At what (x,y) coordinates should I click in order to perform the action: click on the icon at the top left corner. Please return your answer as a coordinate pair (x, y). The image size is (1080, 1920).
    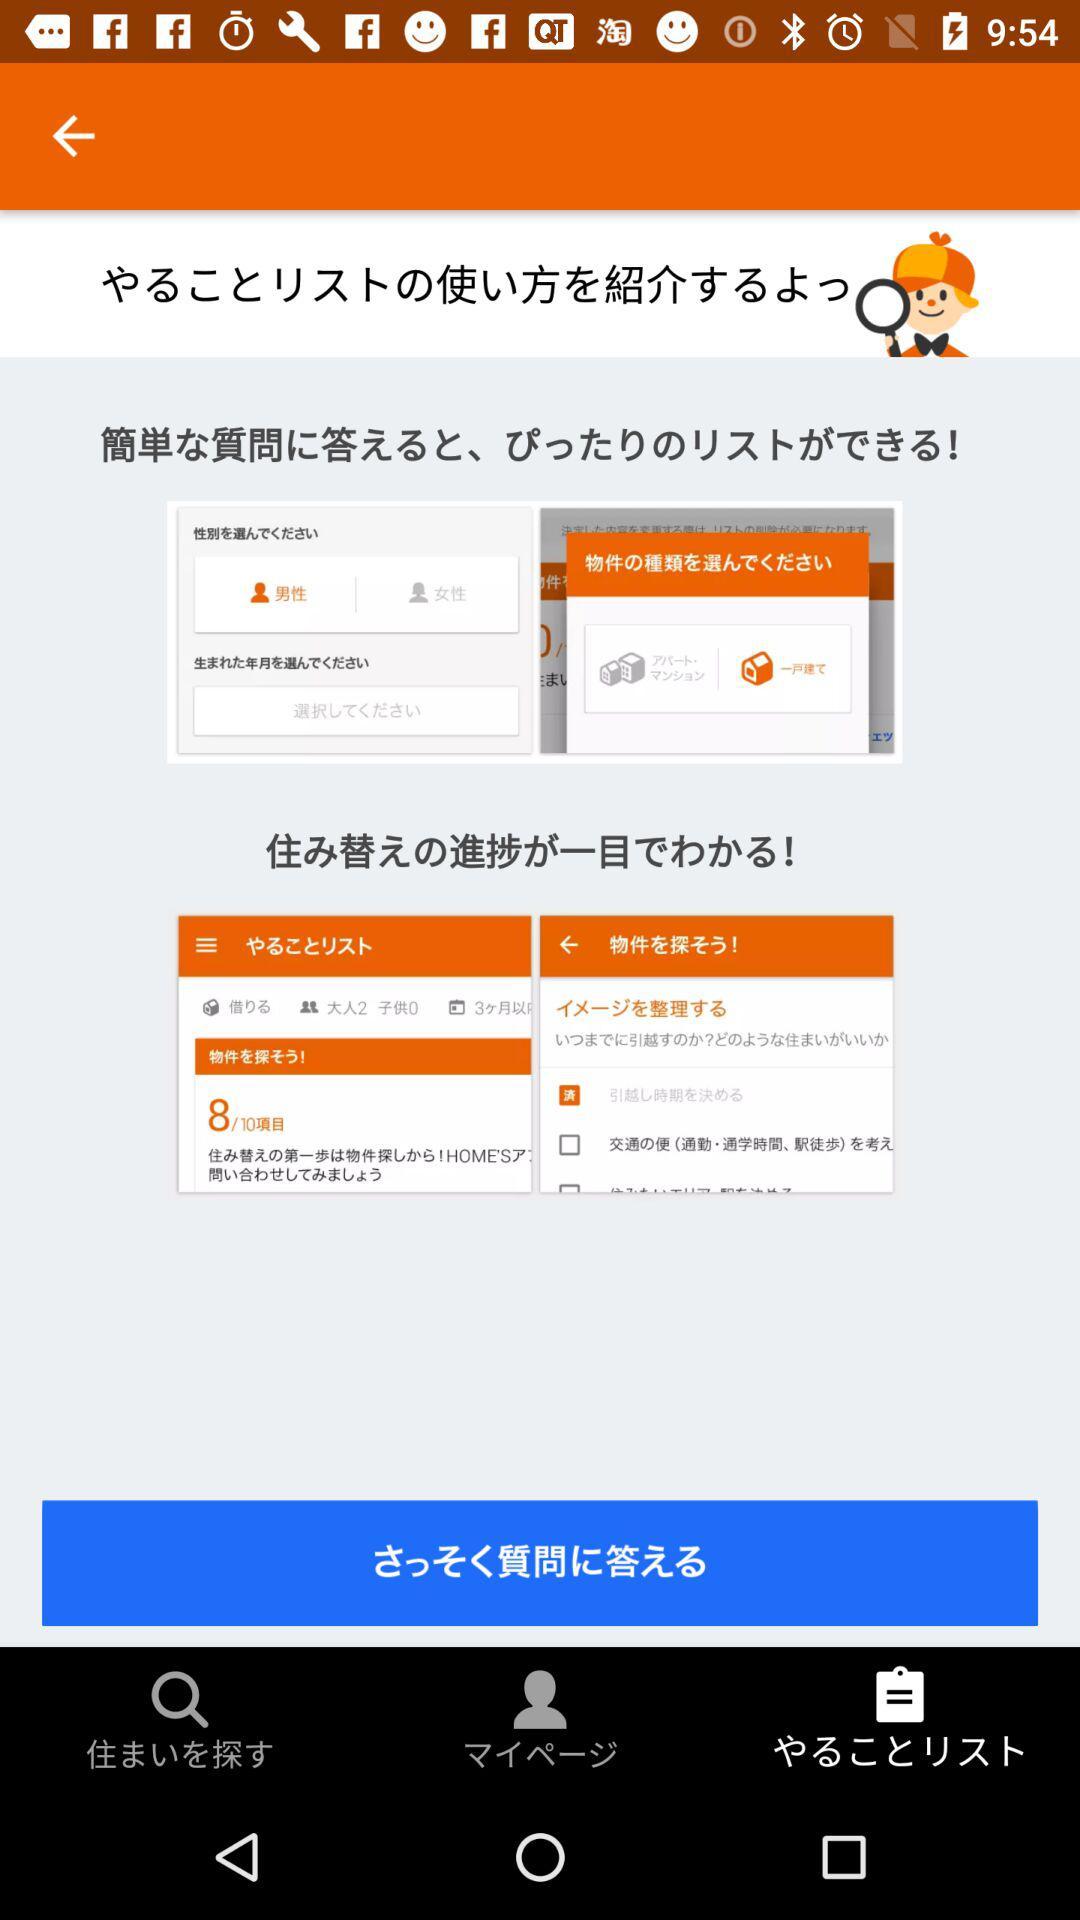
    Looking at the image, I should click on (72, 135).